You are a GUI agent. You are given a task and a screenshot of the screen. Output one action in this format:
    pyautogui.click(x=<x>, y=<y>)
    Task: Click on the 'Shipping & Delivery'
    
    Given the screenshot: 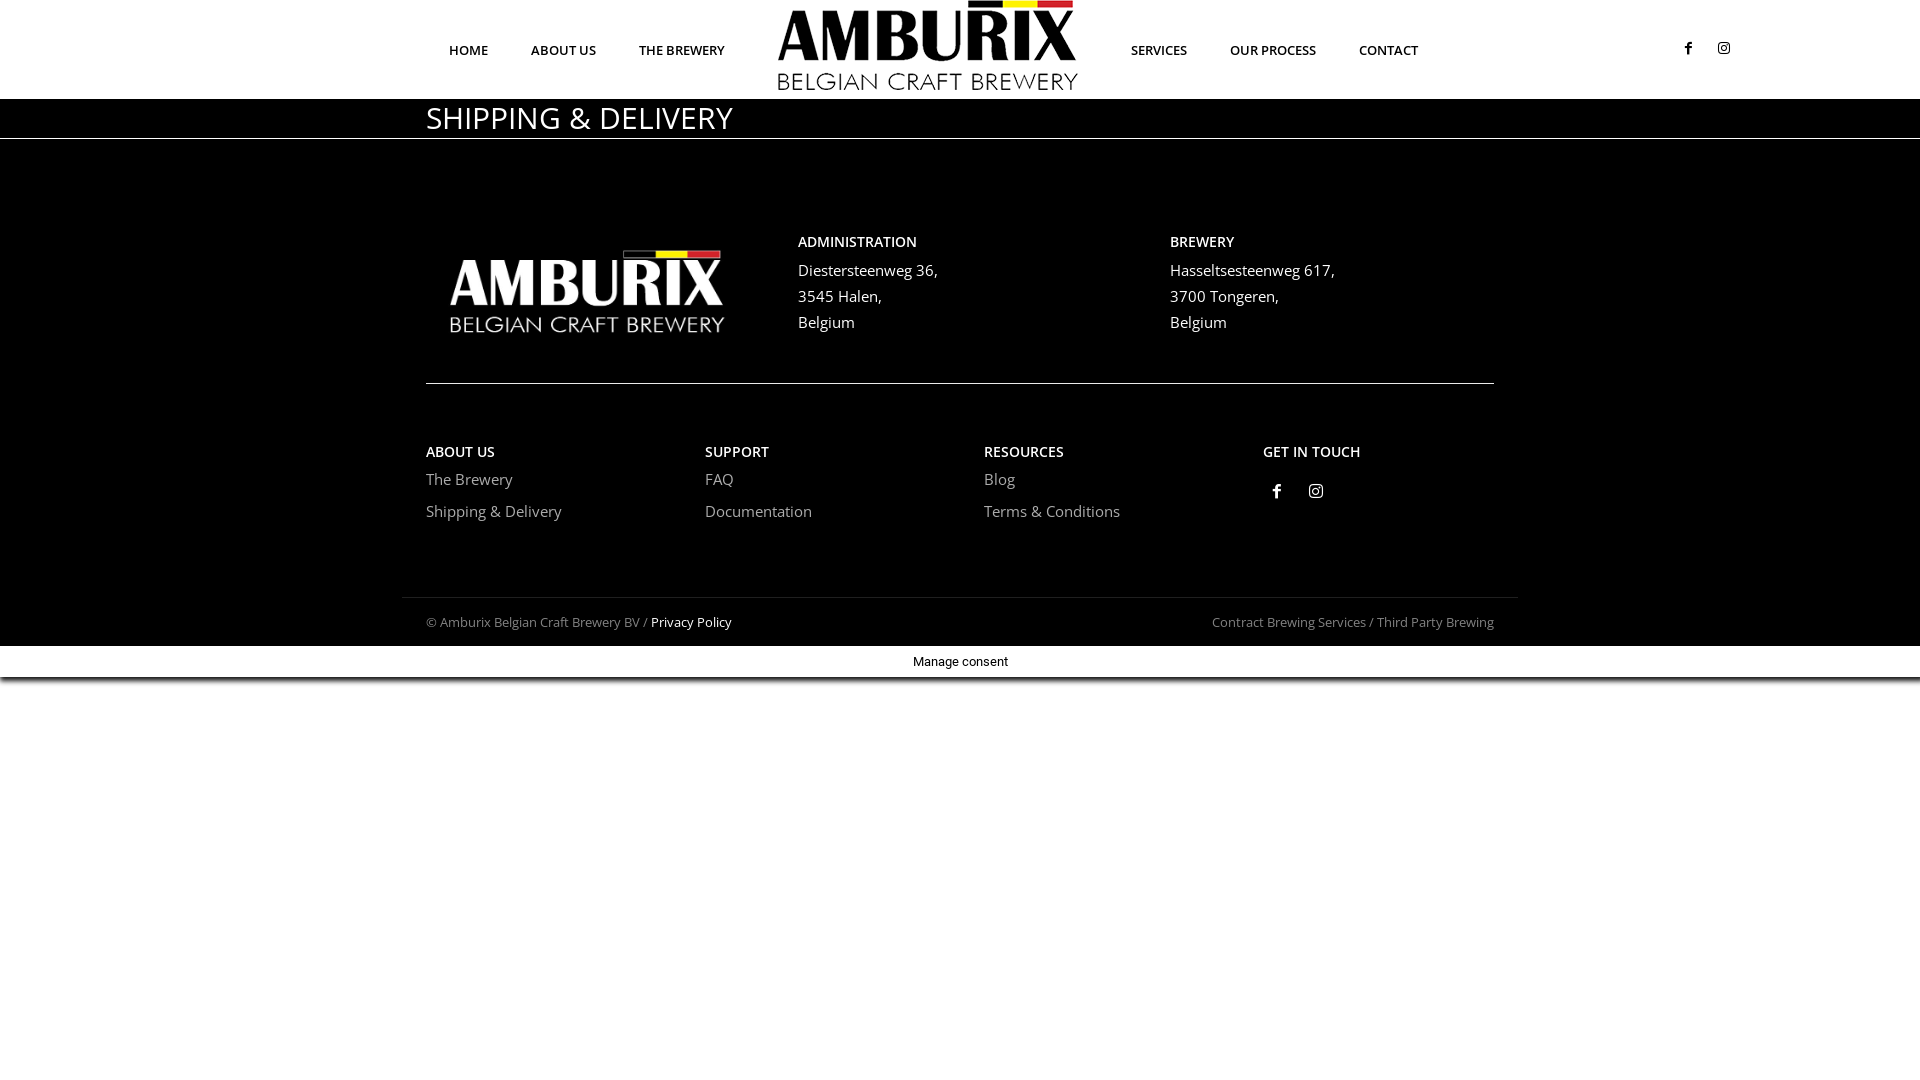 What is the action you would take?
    pyautogui.click(x=494, y=509)
    